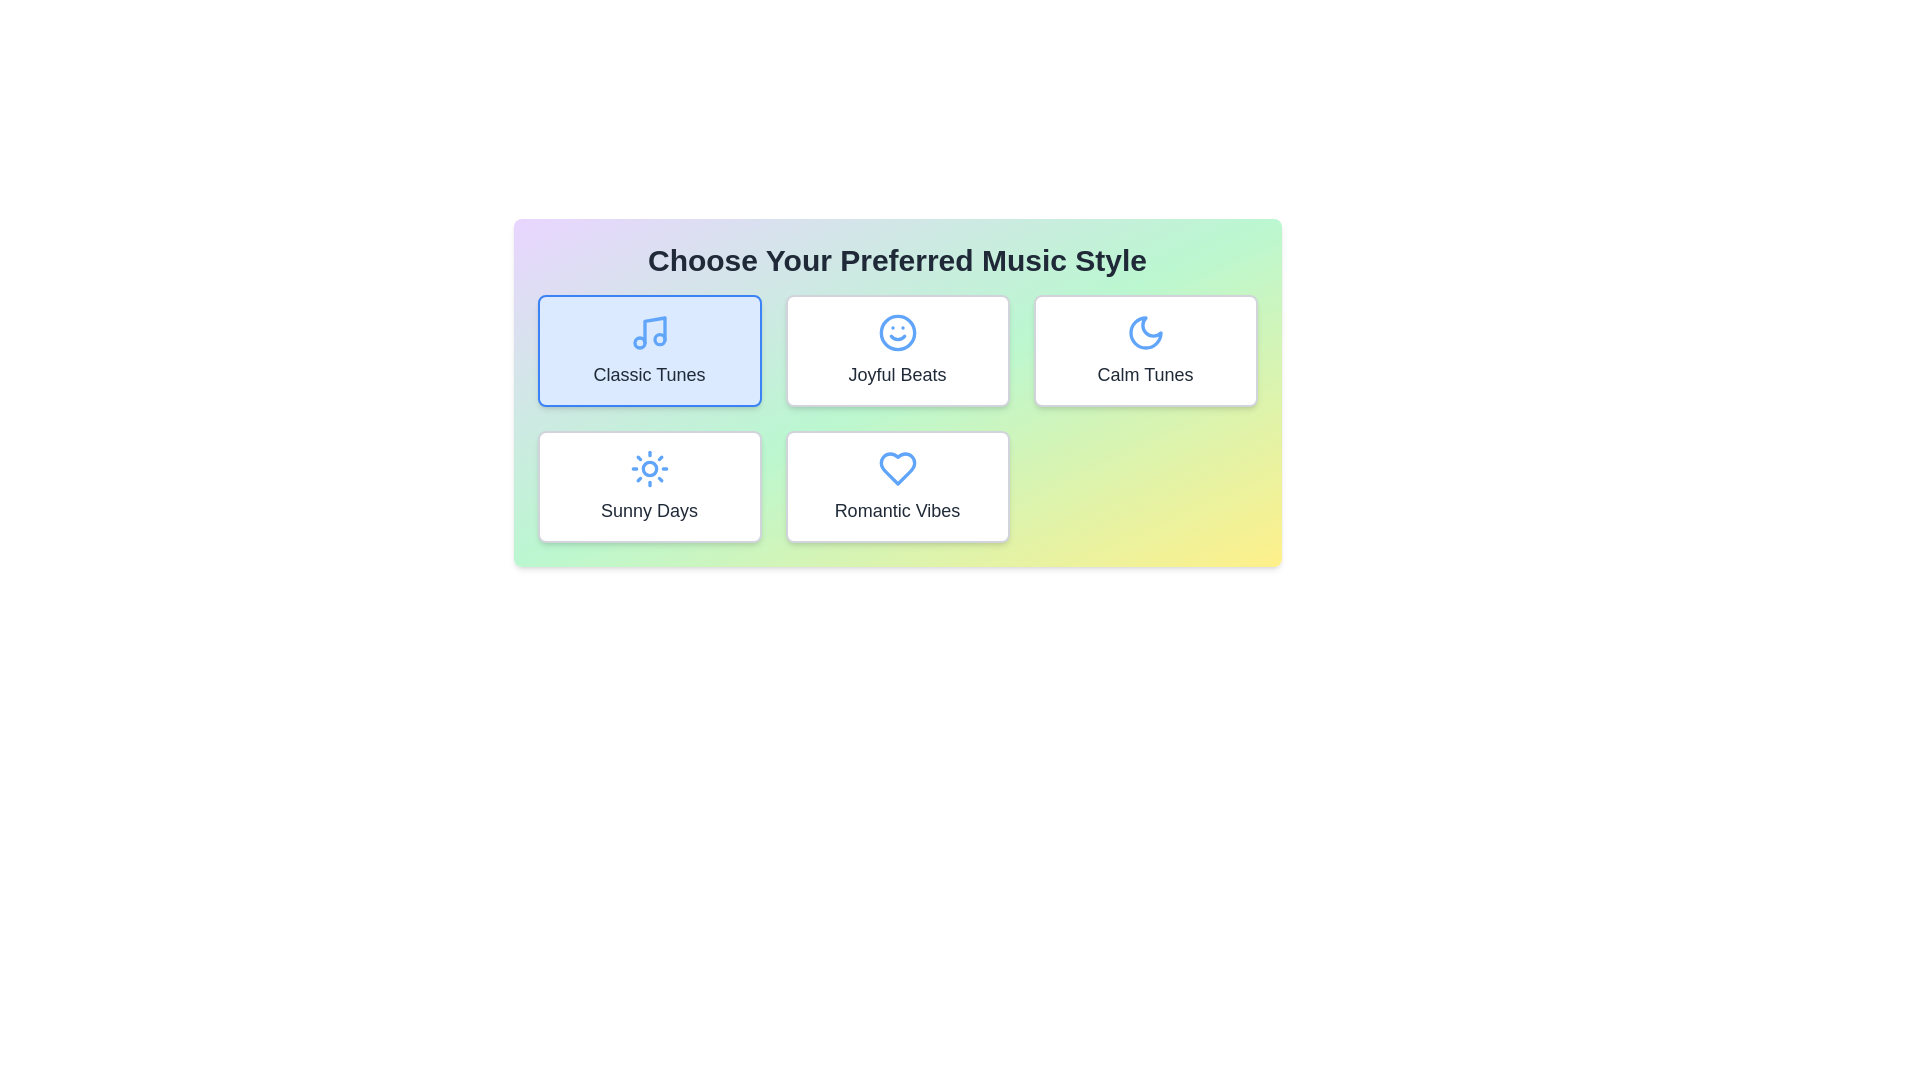 This screenshot has width=1920, height=1080. Describe the element at coordinates (1145, 331) in the screenshot. I see `the icon representing 'Calm Tunes' located centrally above the text label in the third card of the top row` at that location.